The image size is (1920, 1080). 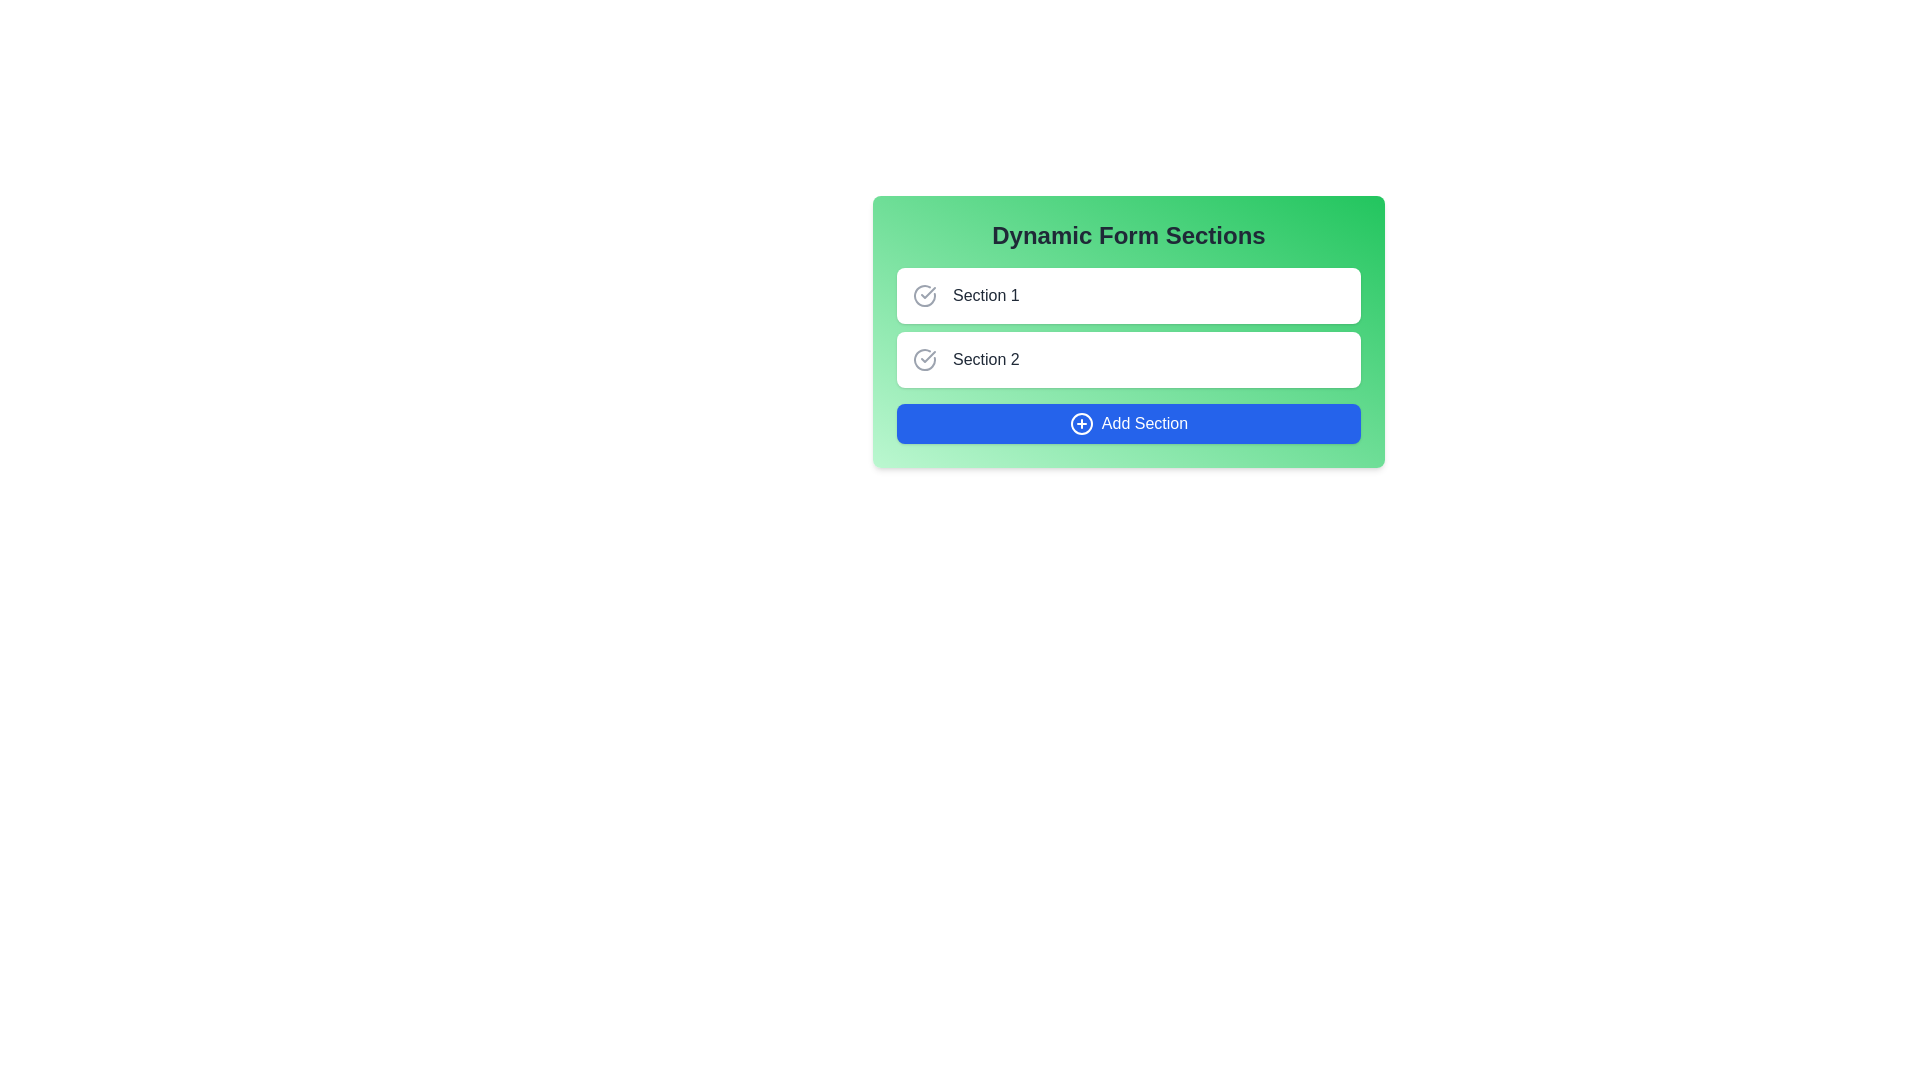 I want to click on text of the title element located at the top of the green background card above 'Section 1' and 'Section 2', so click(x=1128, y=234).